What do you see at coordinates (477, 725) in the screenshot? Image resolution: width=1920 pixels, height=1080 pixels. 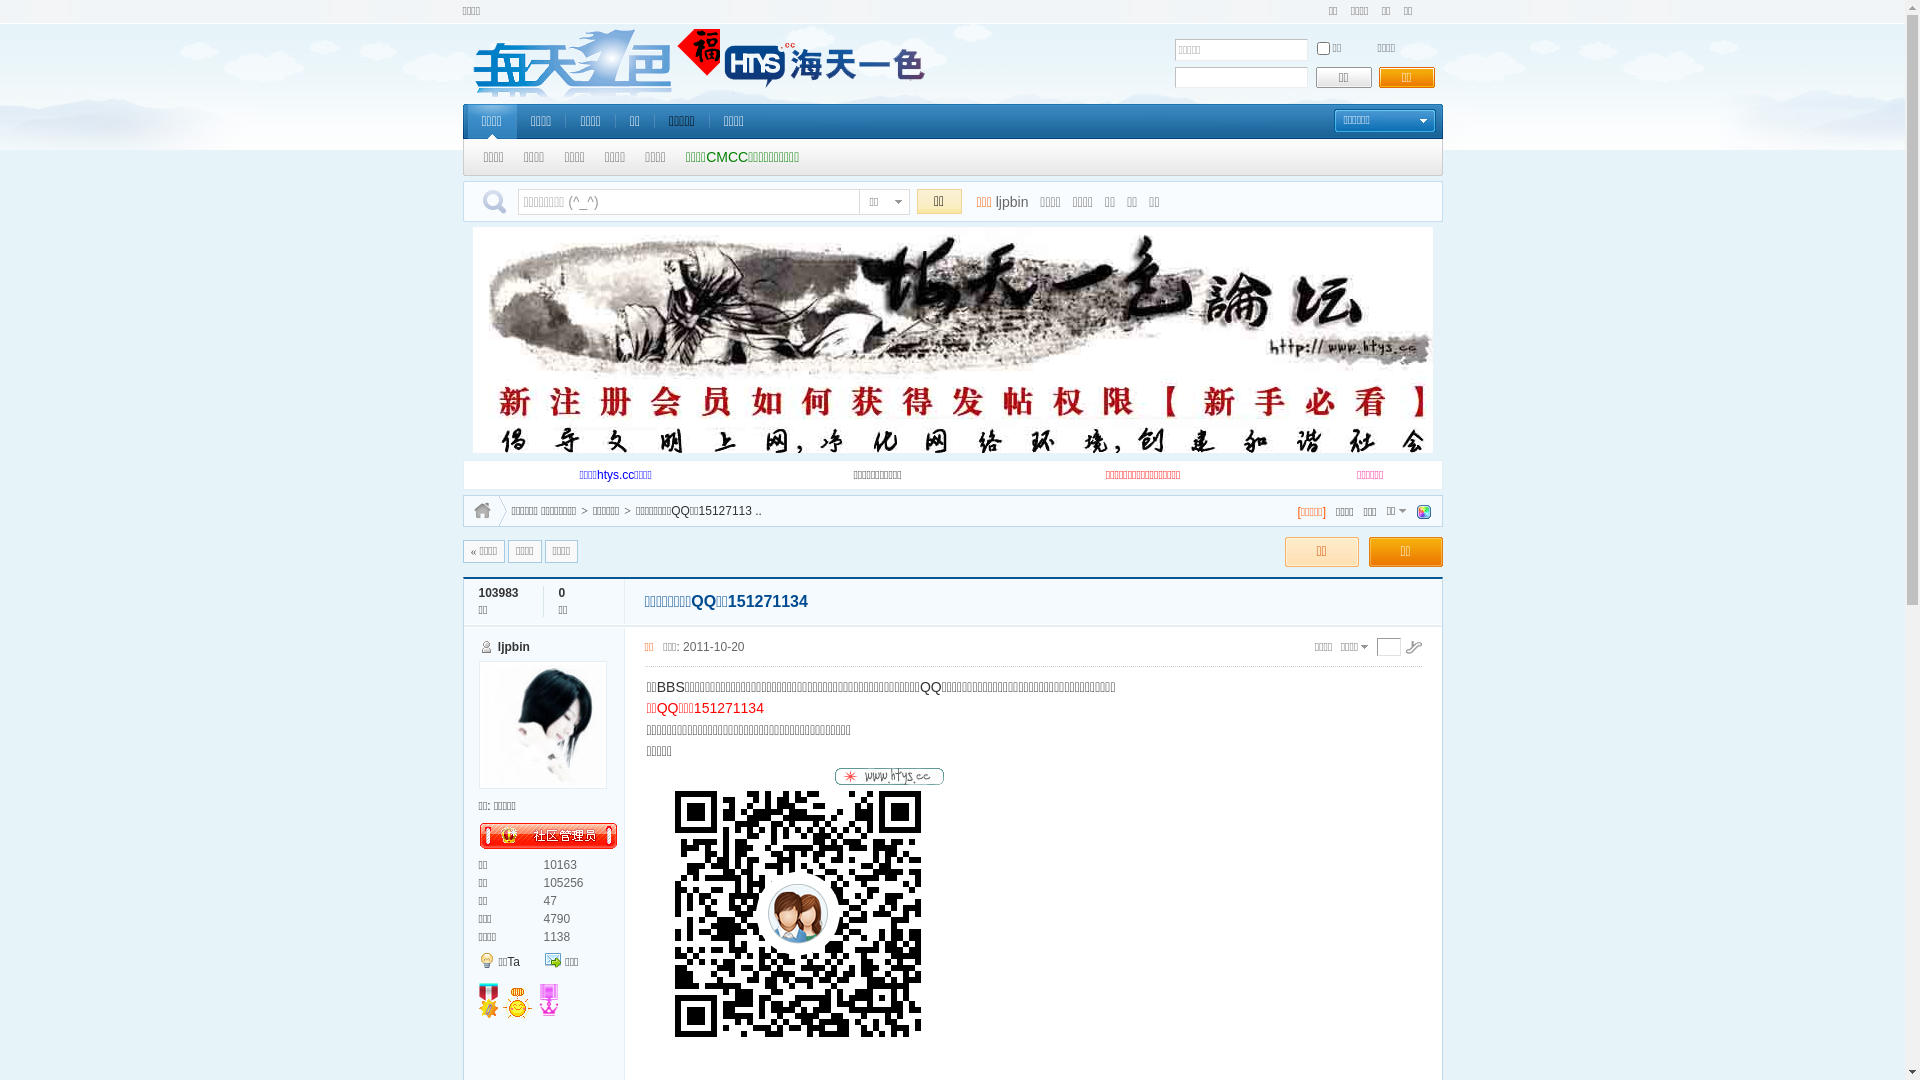 I see `'ljpbin'` at bounding box center [477, 725].